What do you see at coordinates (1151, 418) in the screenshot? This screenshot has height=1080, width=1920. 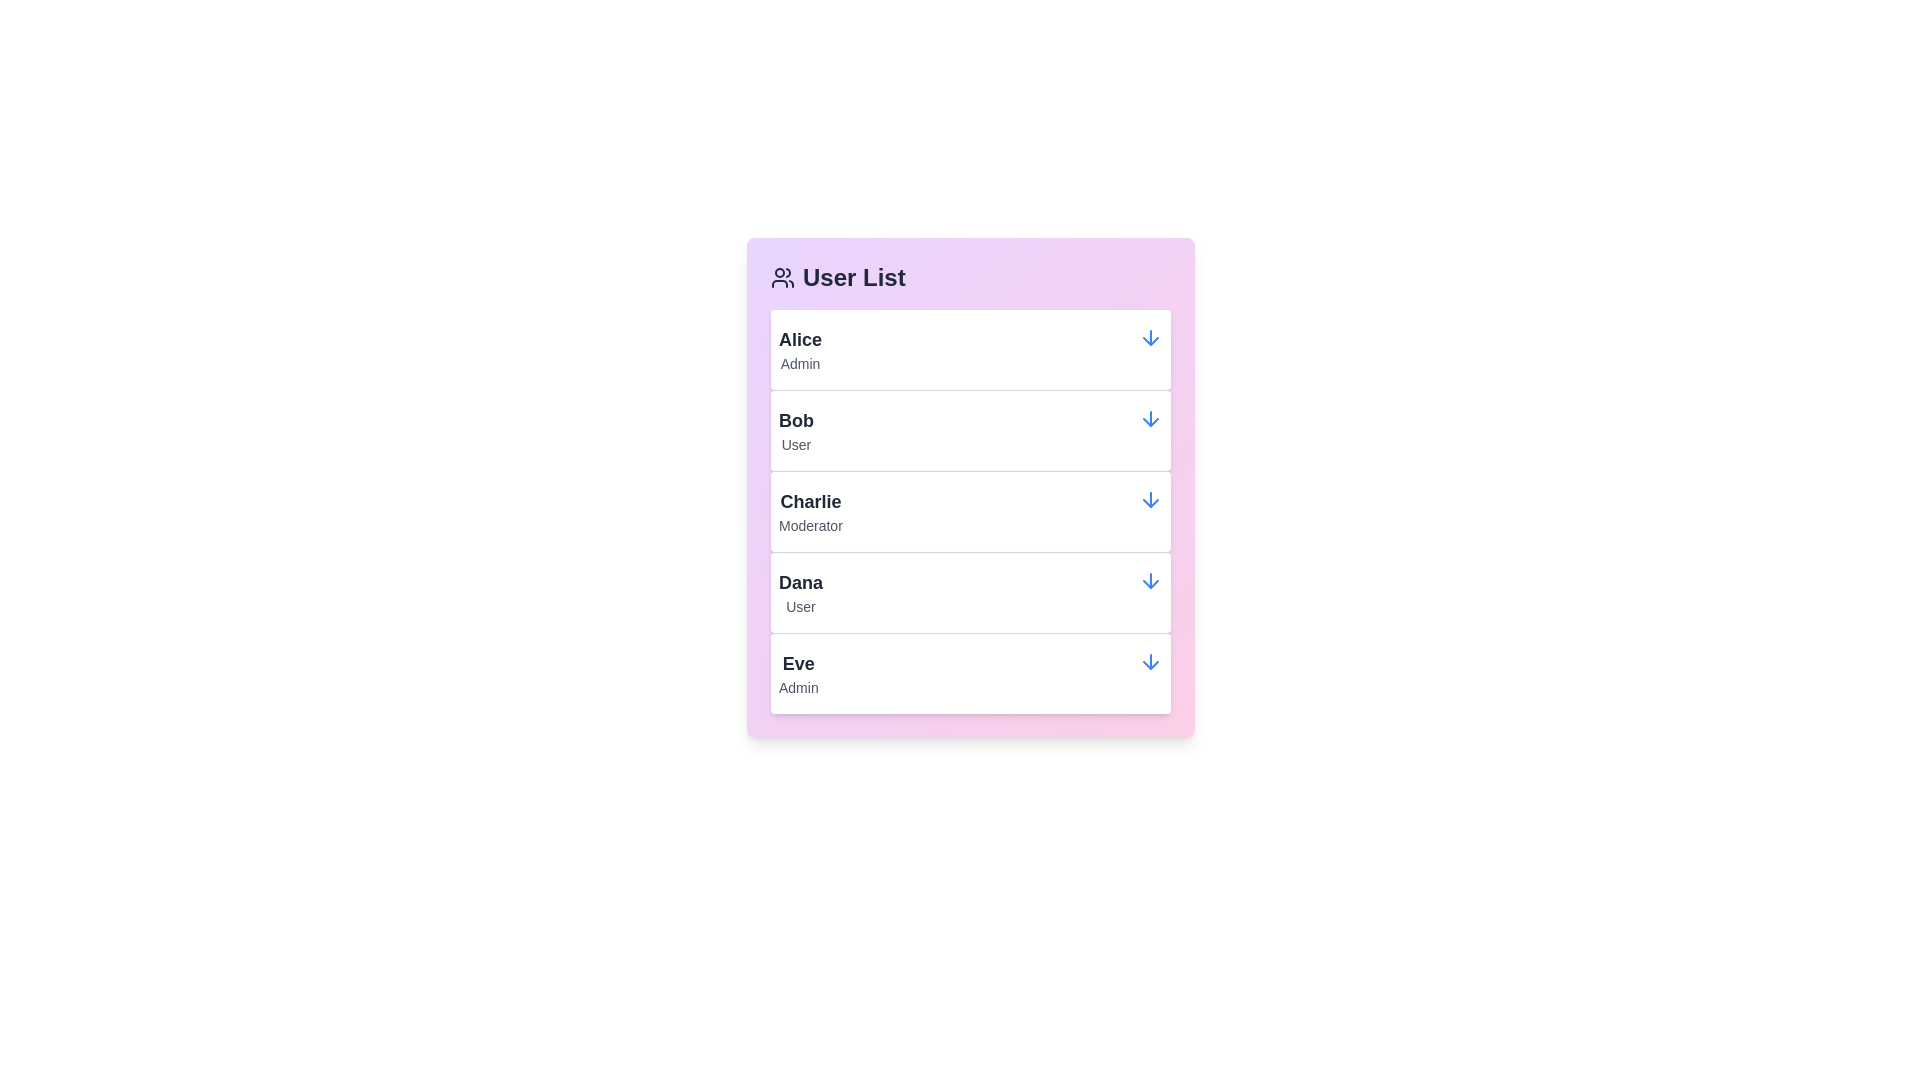 I see `the arrow icon for Bob` at bounding box center [1151, 418].